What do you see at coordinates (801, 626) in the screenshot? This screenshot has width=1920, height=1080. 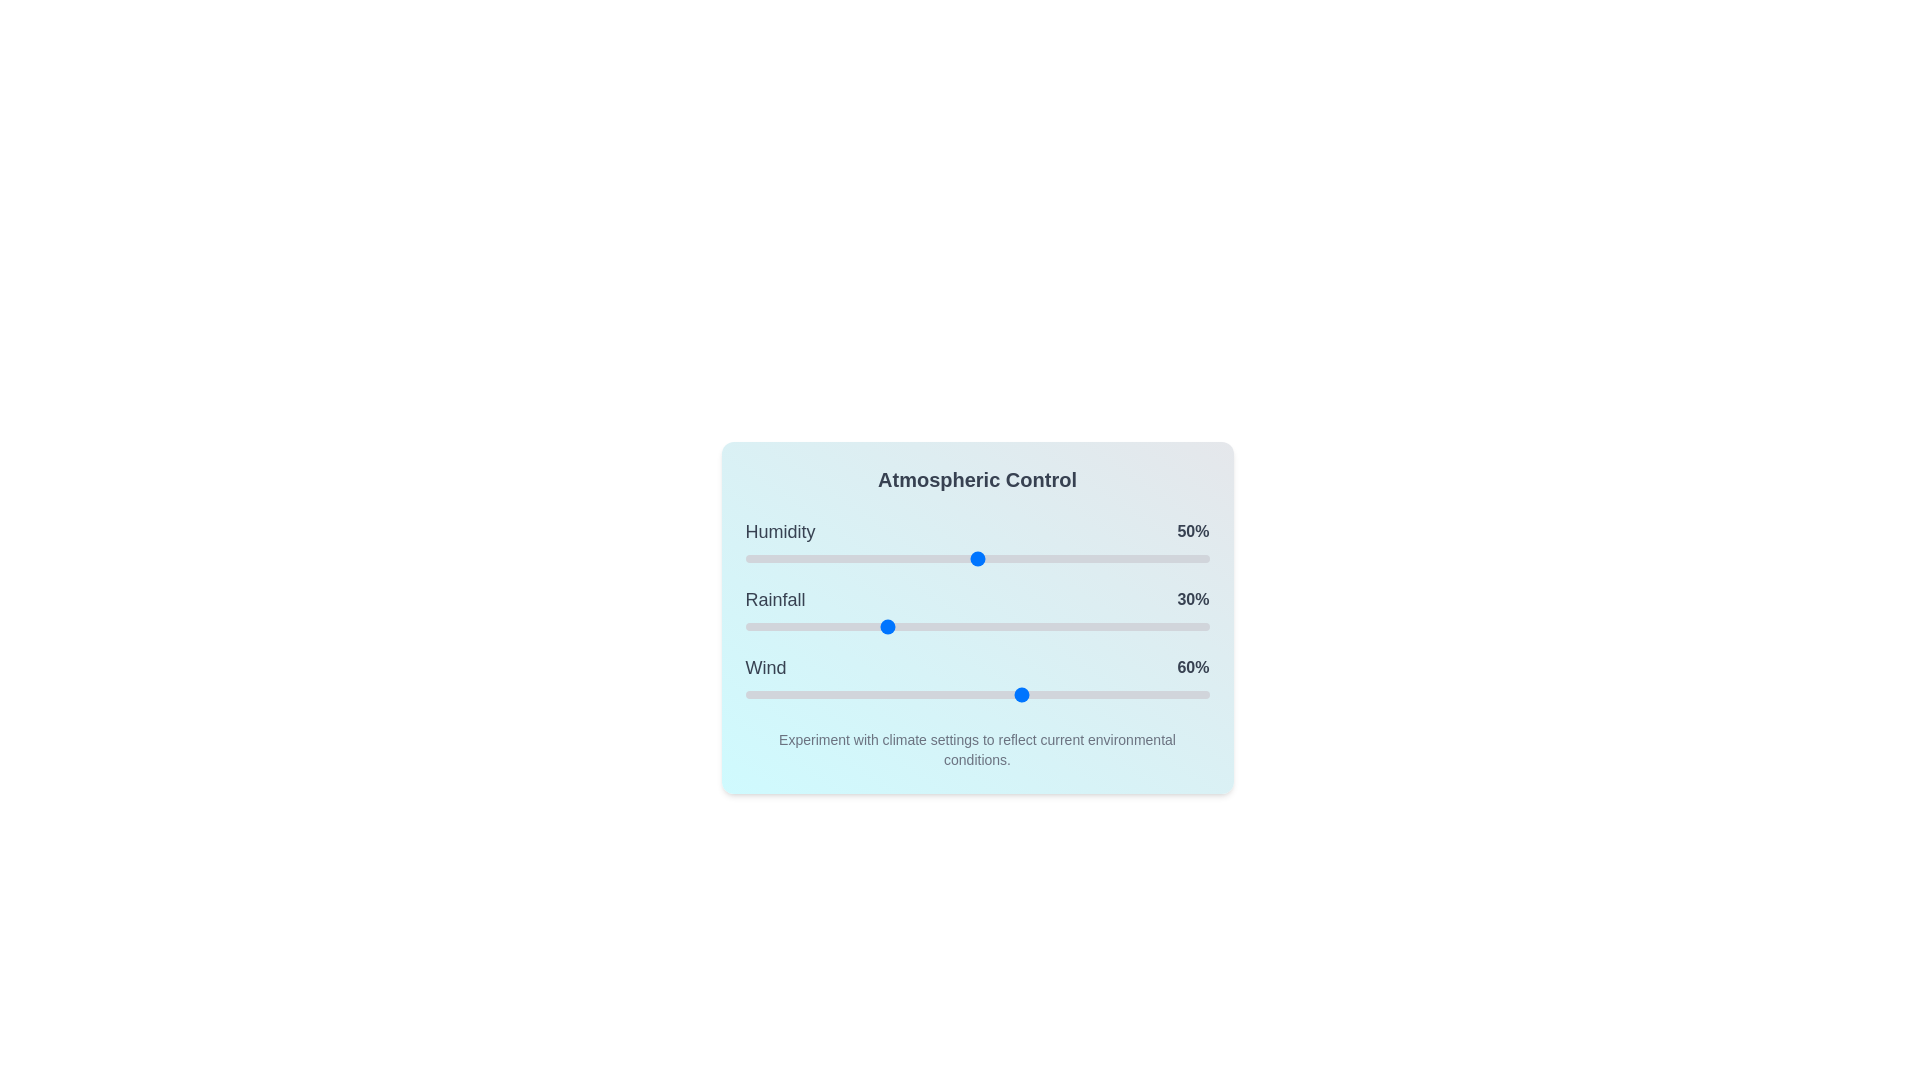 I see `the 1 slider to 12%` at bounding box center [801, 626].